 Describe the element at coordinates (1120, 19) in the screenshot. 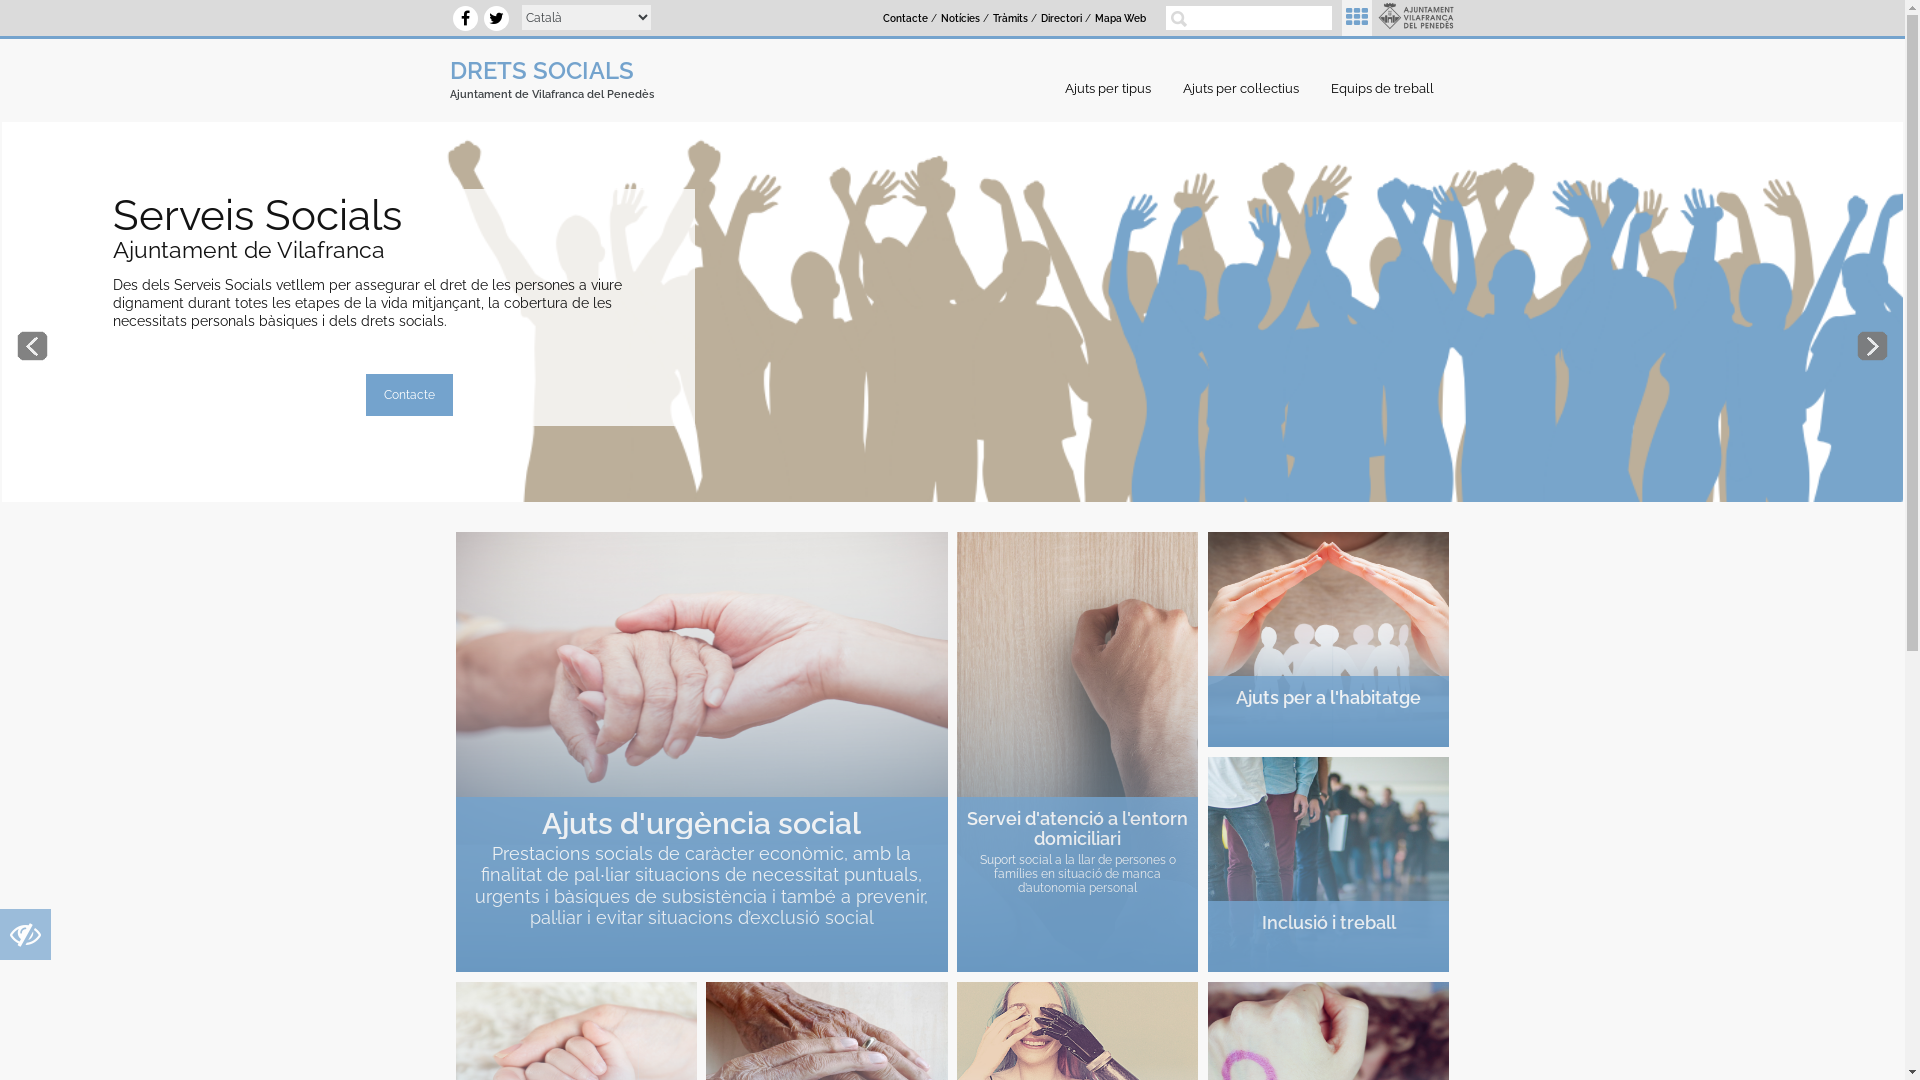

I see `'Mapa Web'` at that location.